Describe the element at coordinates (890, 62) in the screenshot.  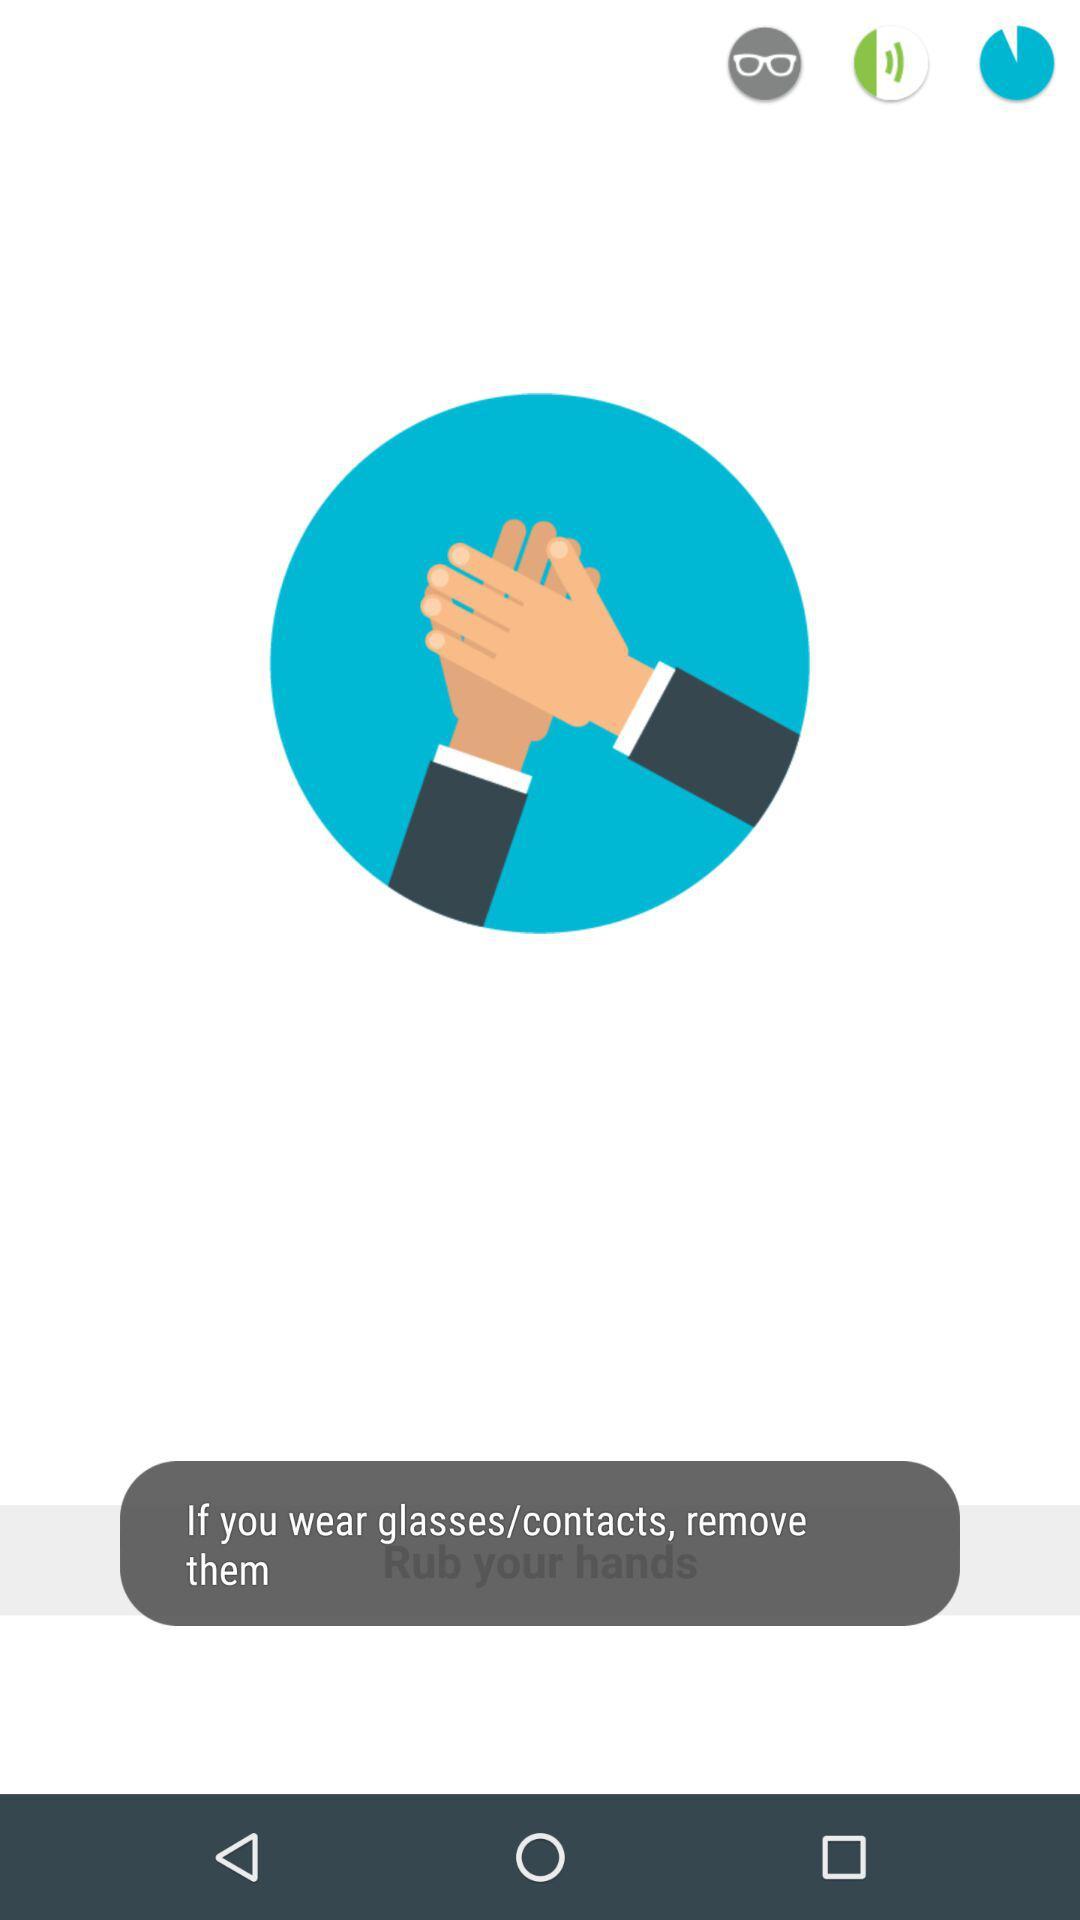
I see `the volume icon` at that location.